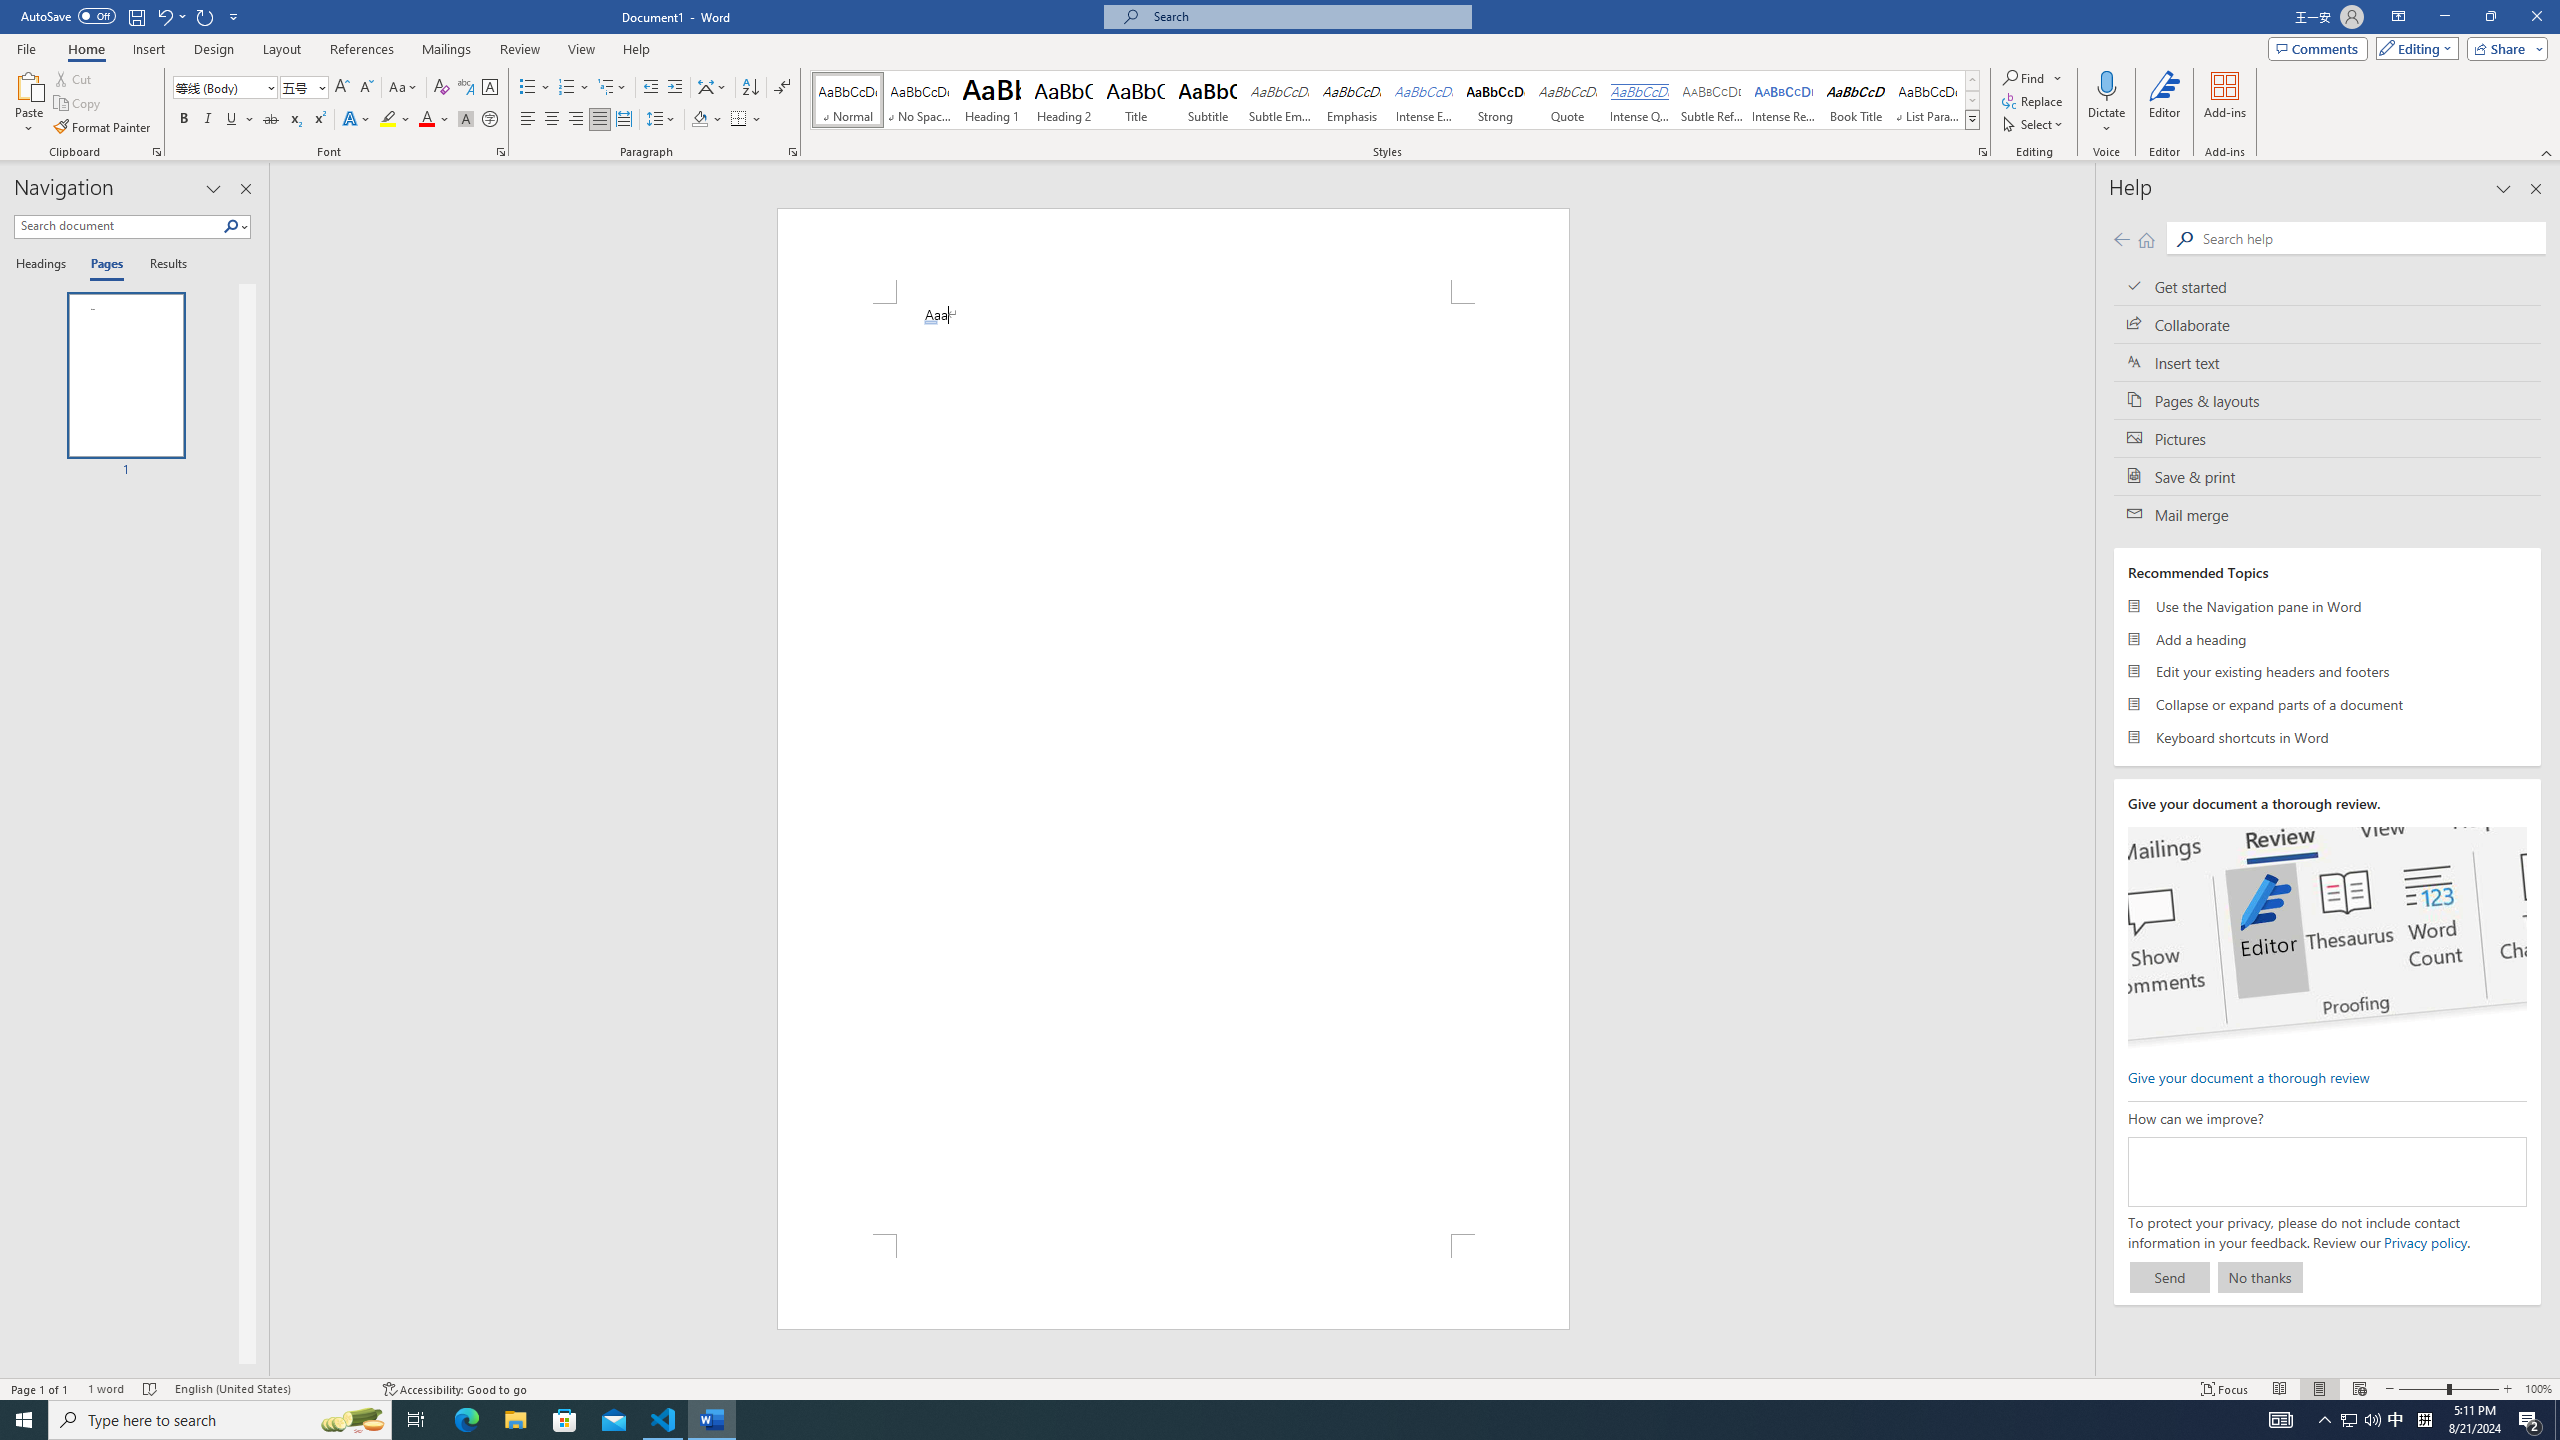  Describe the element at coordinates (160, 264) in the screenshot. I see `'Results'` at that location.